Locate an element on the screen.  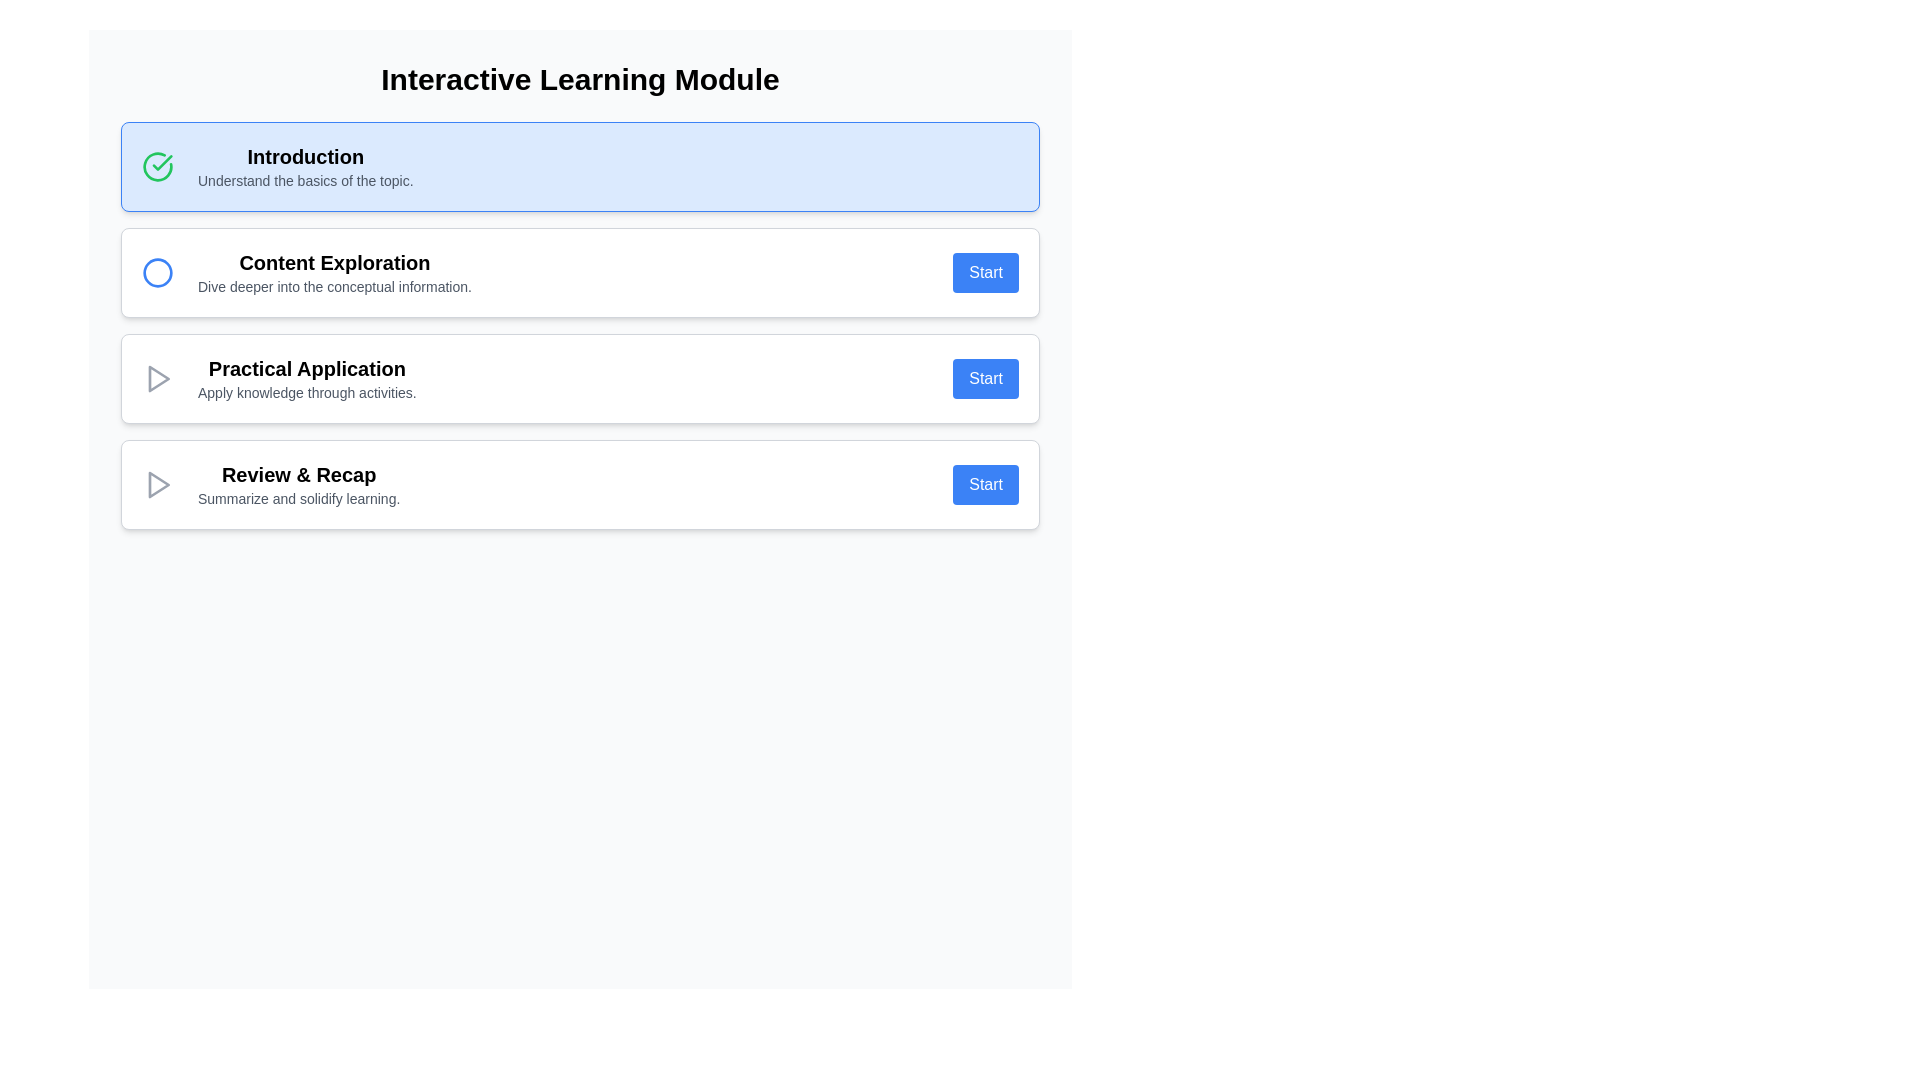
the 'Review & Recap' button located at the bottom-right of the fourth card in the 'Interactive Learning Module' section to visualize the hover effect is located at coordinates (986, 485).